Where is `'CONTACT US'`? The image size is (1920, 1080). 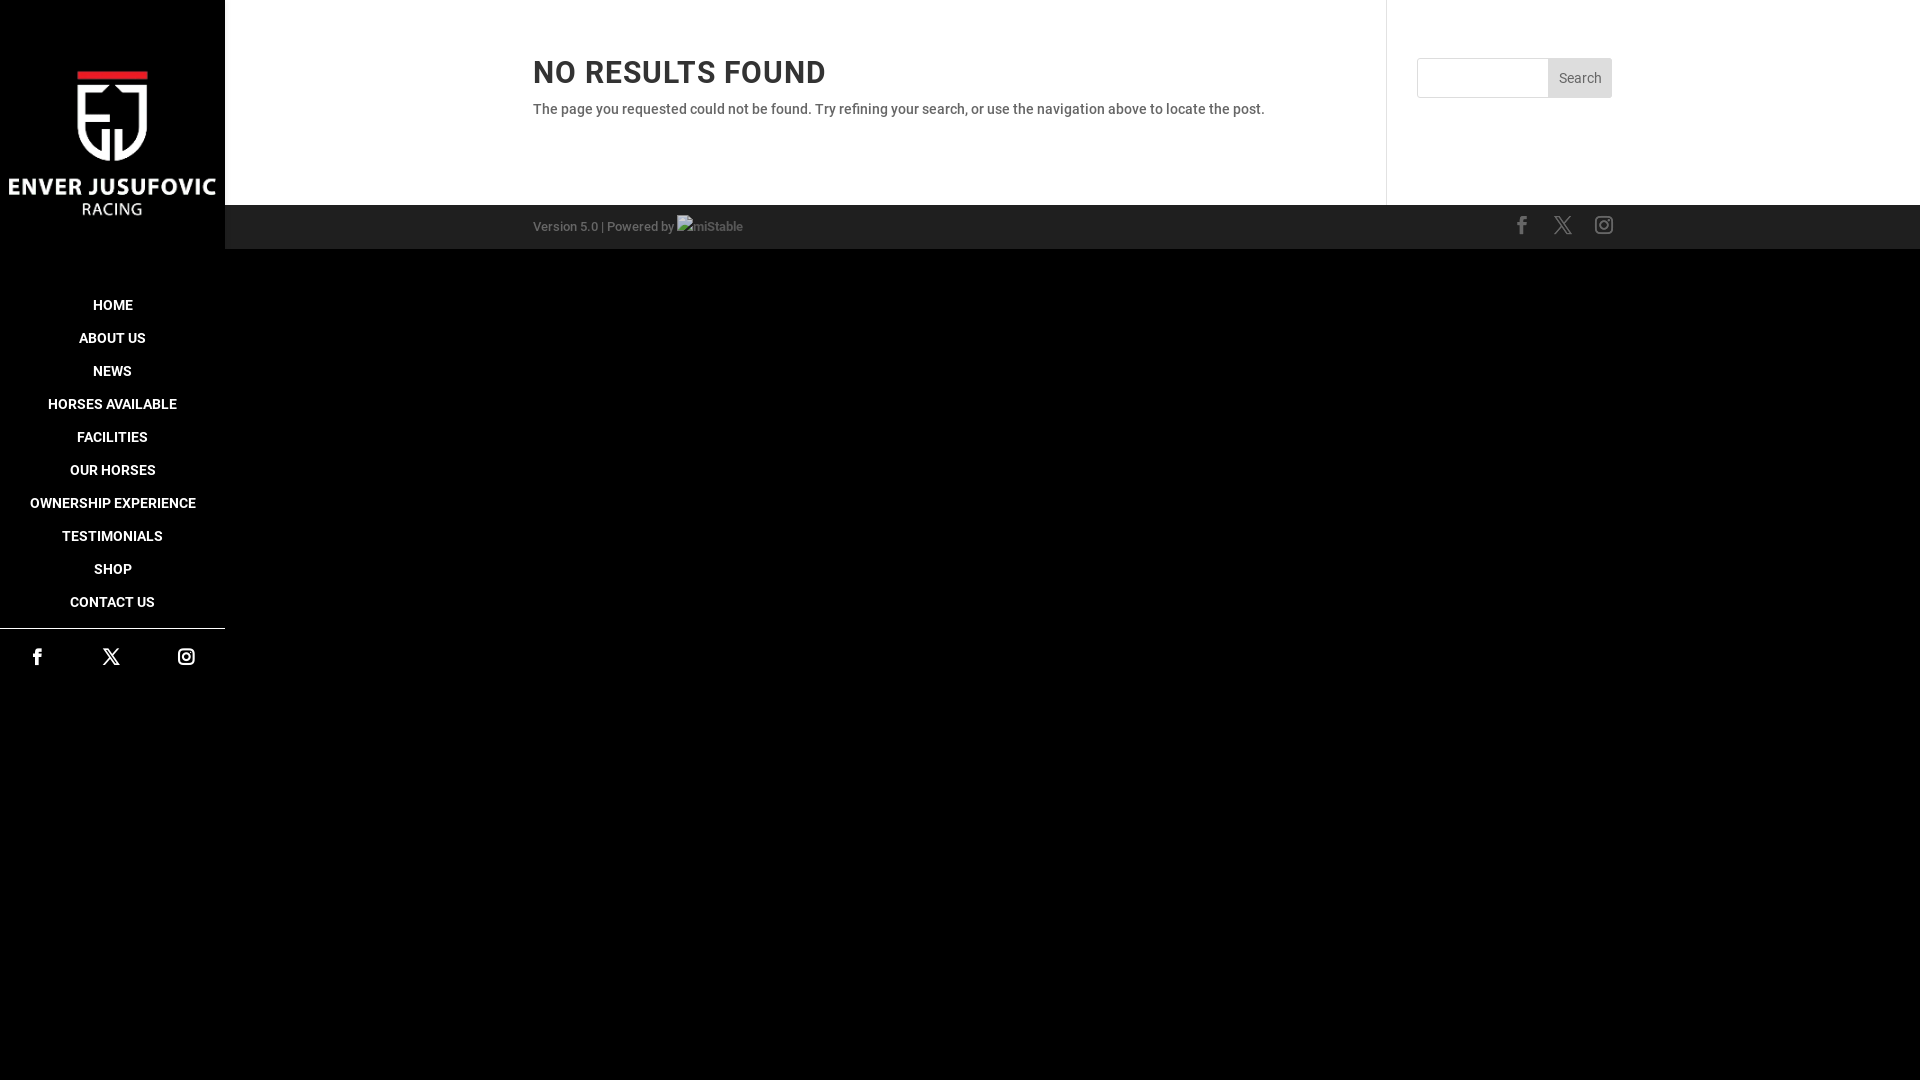
'CONTACT US' is located at coordinates (111, 610).